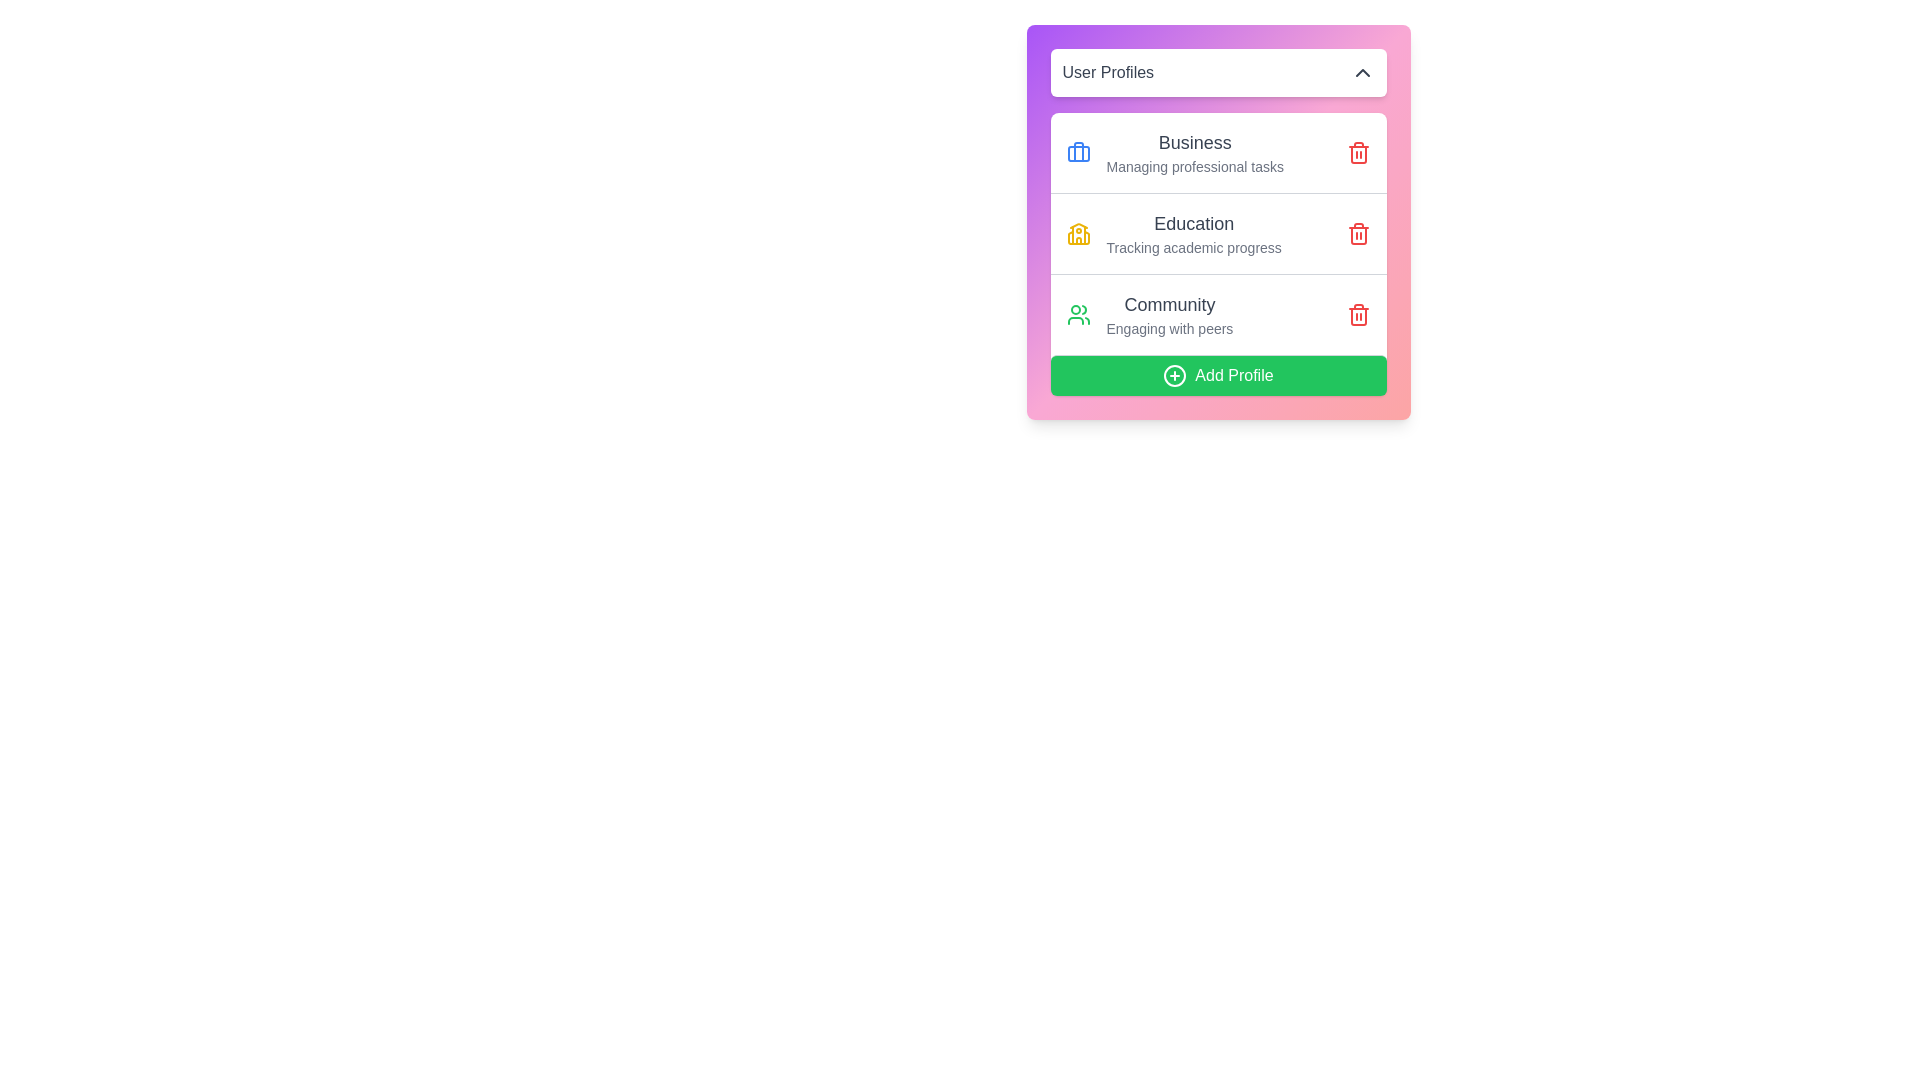 The height and width of the screenshot is (1080, 1920). I want to click on text label 'Business' located at the top of the section above the description 'Managing professional tasks', so click(1195, 141).